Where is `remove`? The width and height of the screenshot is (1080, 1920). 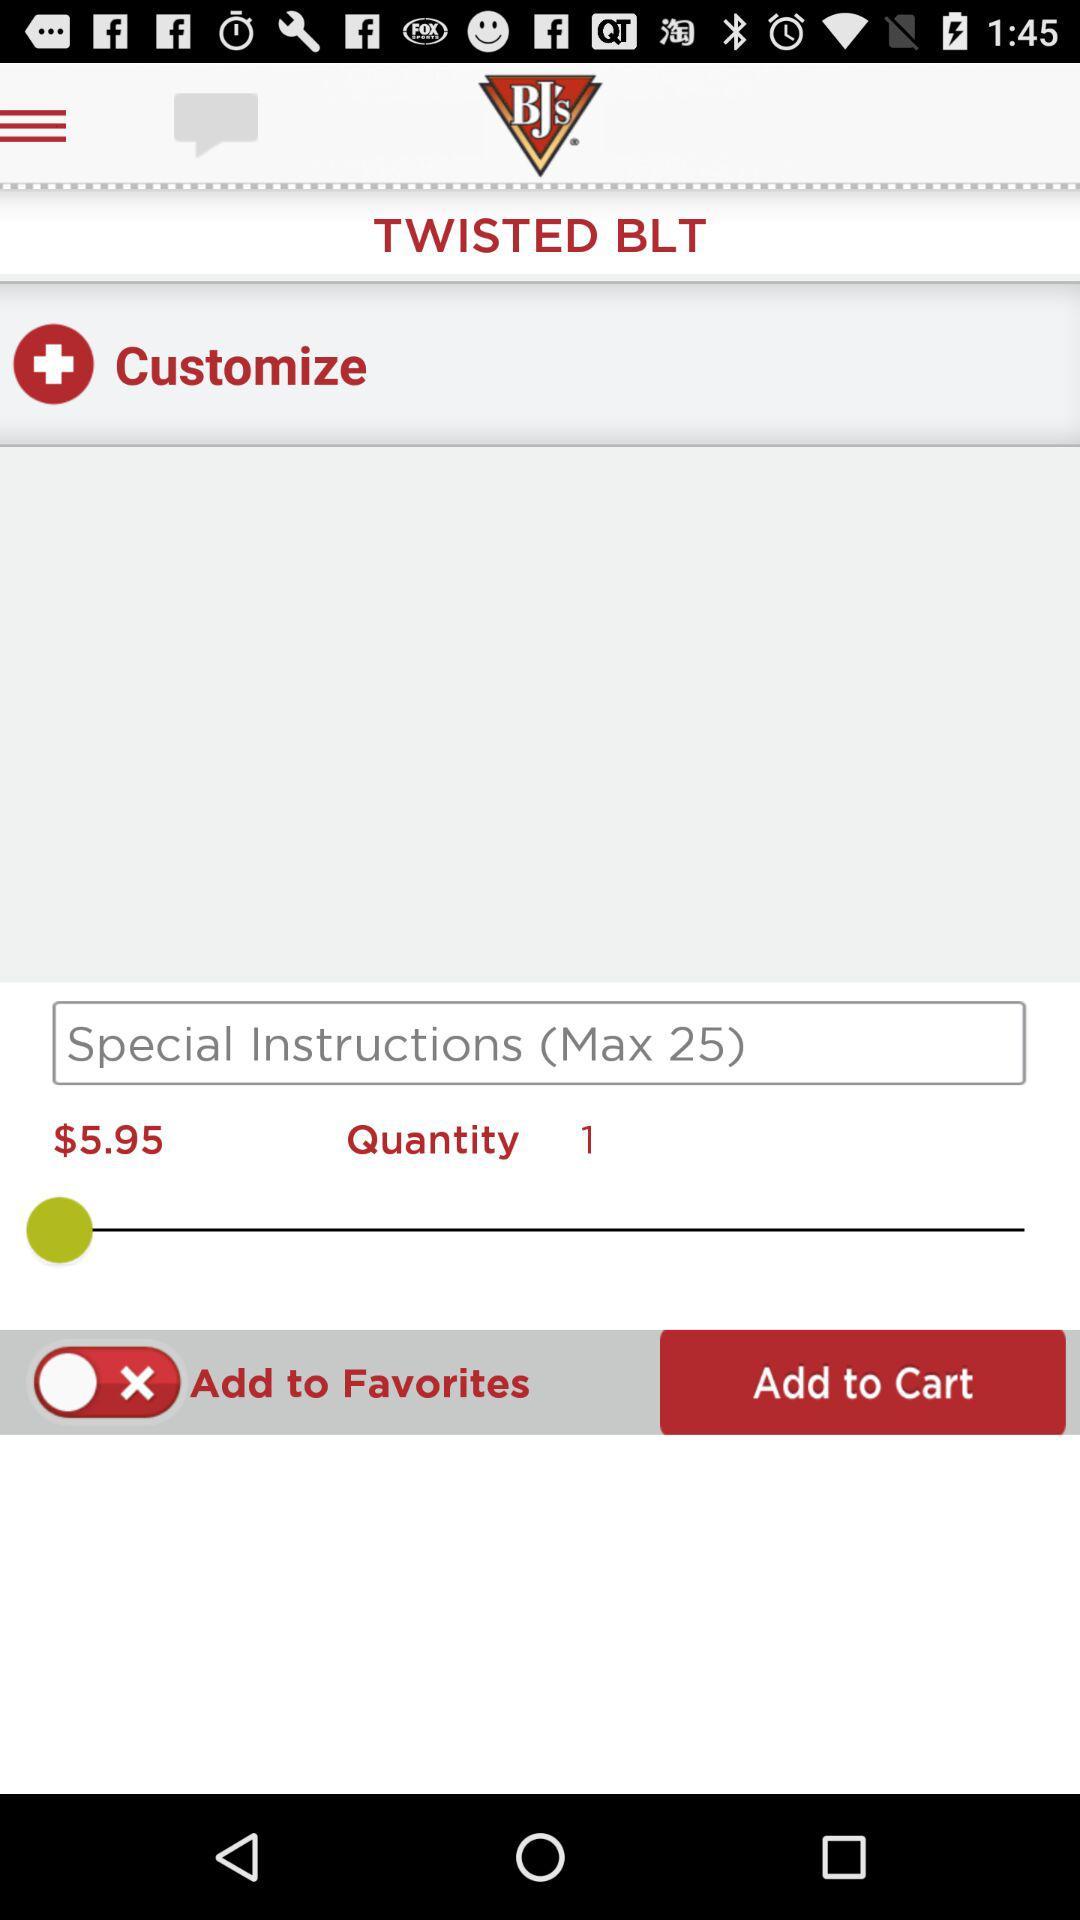 remove is located at coordinates (107, 1381).